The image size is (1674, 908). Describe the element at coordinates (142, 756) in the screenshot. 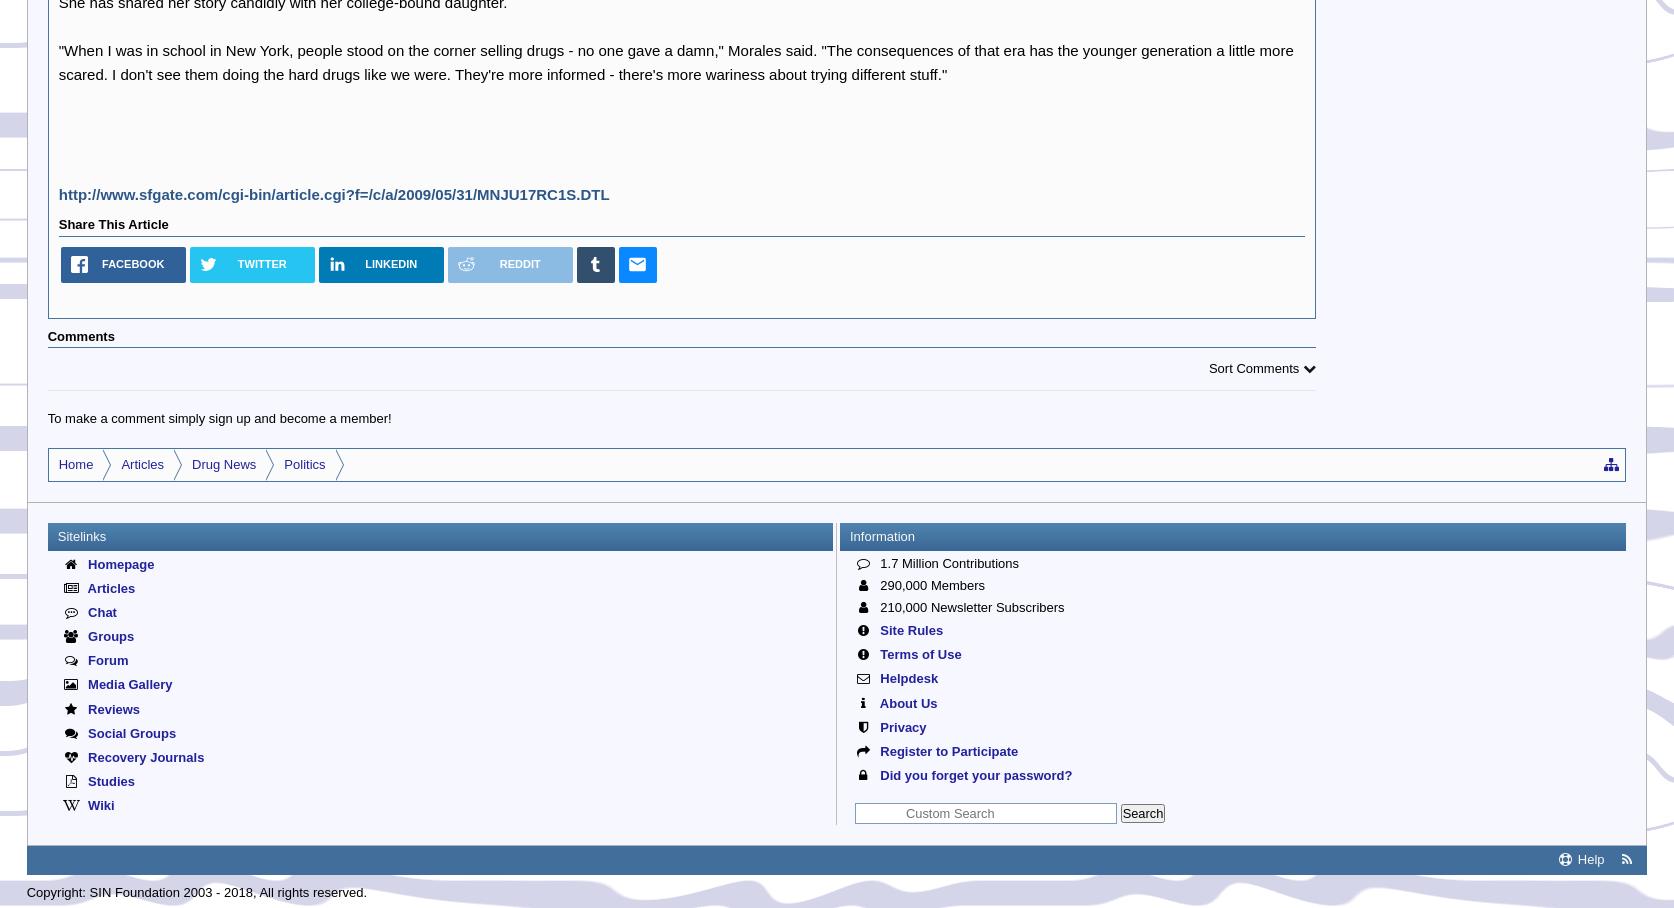

I see `'Recovery Journals'` at that location.